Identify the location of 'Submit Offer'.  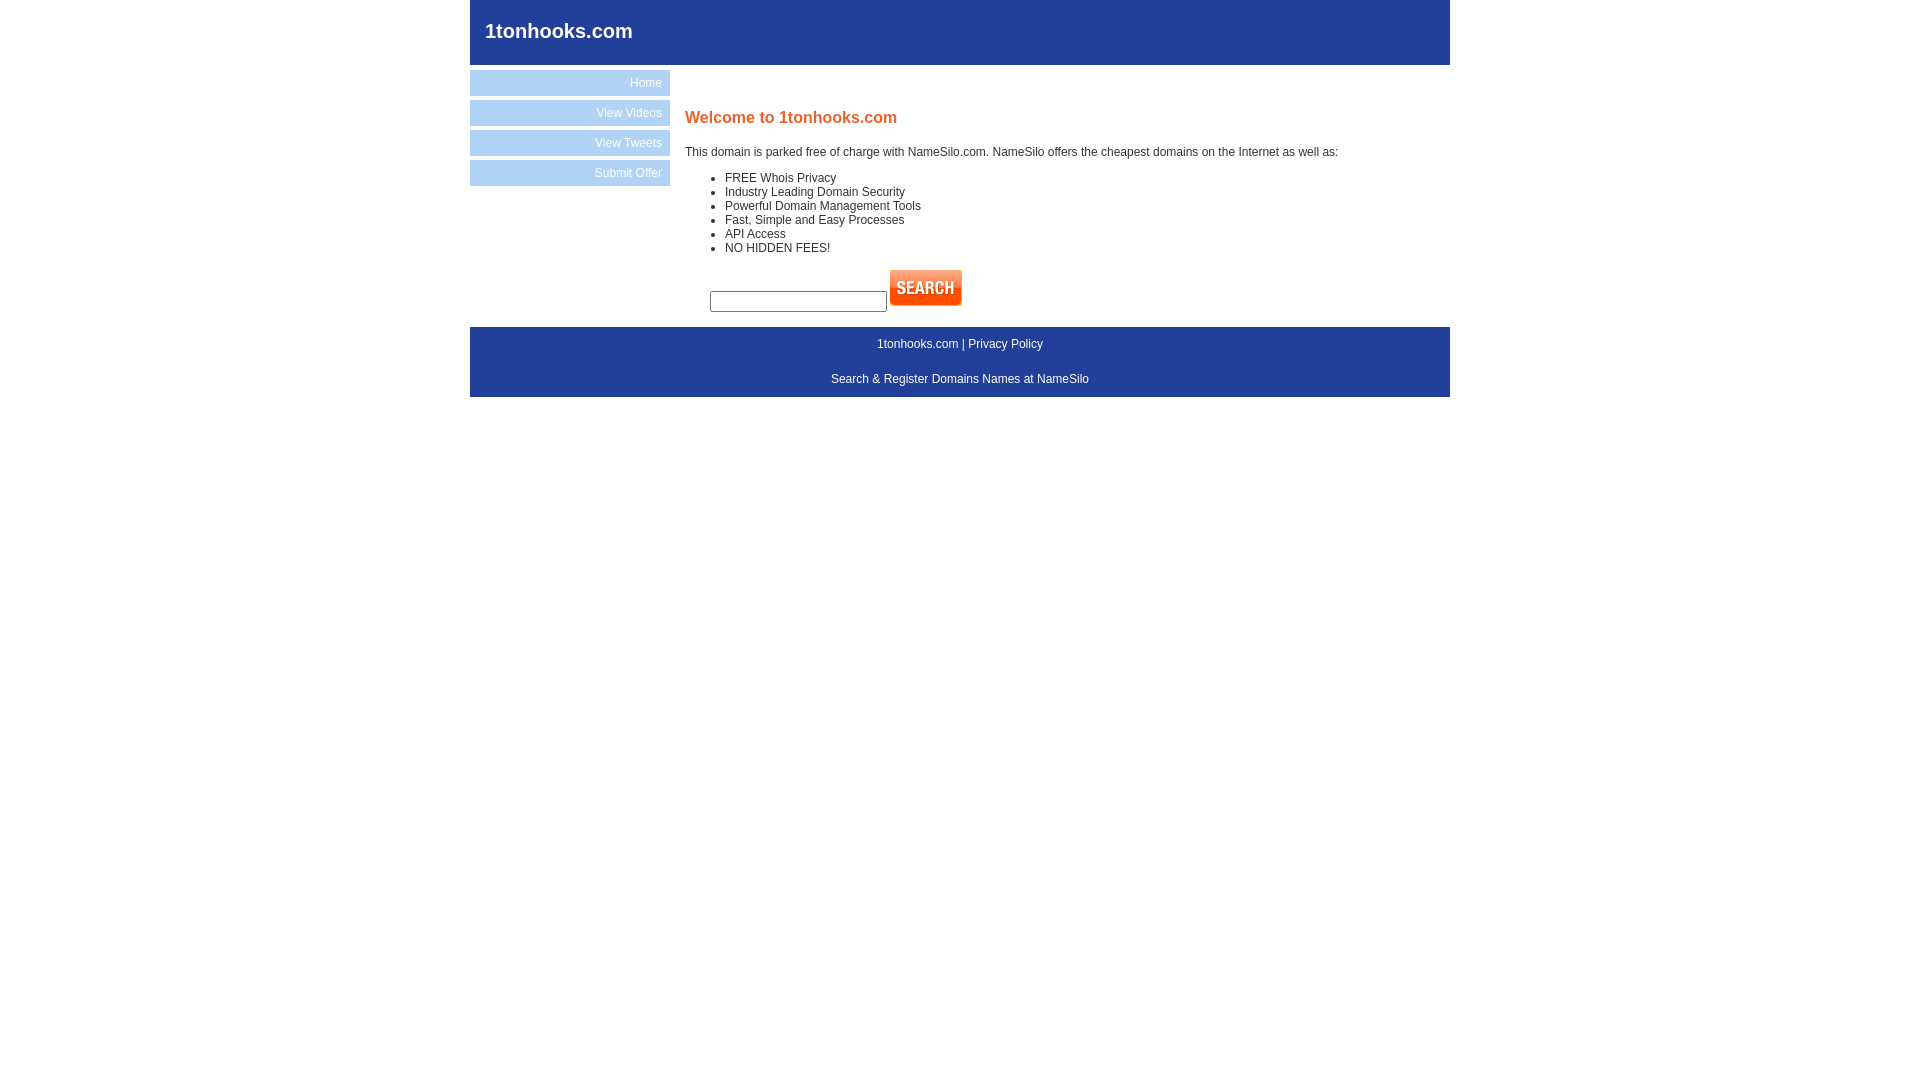
(569, 172).